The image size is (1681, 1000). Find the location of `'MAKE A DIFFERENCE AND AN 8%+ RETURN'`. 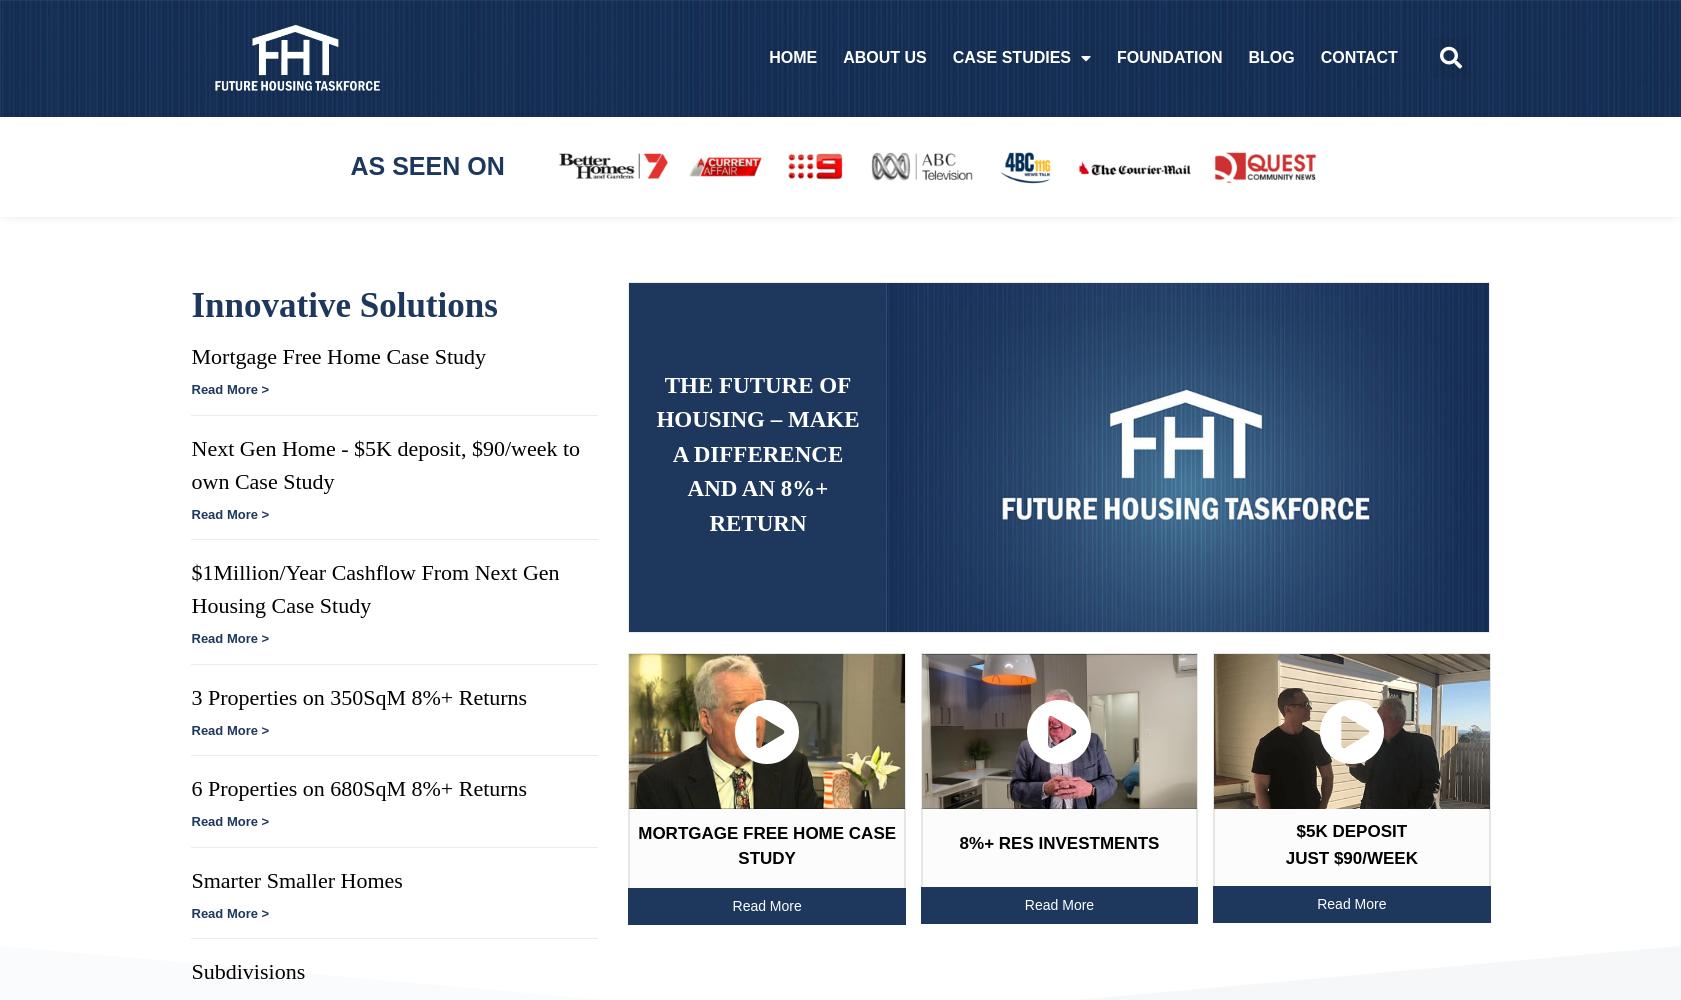

'MAKE A DIFFERENCE AND AN 8%+ RETURN' is located at coordinates (765, 470).